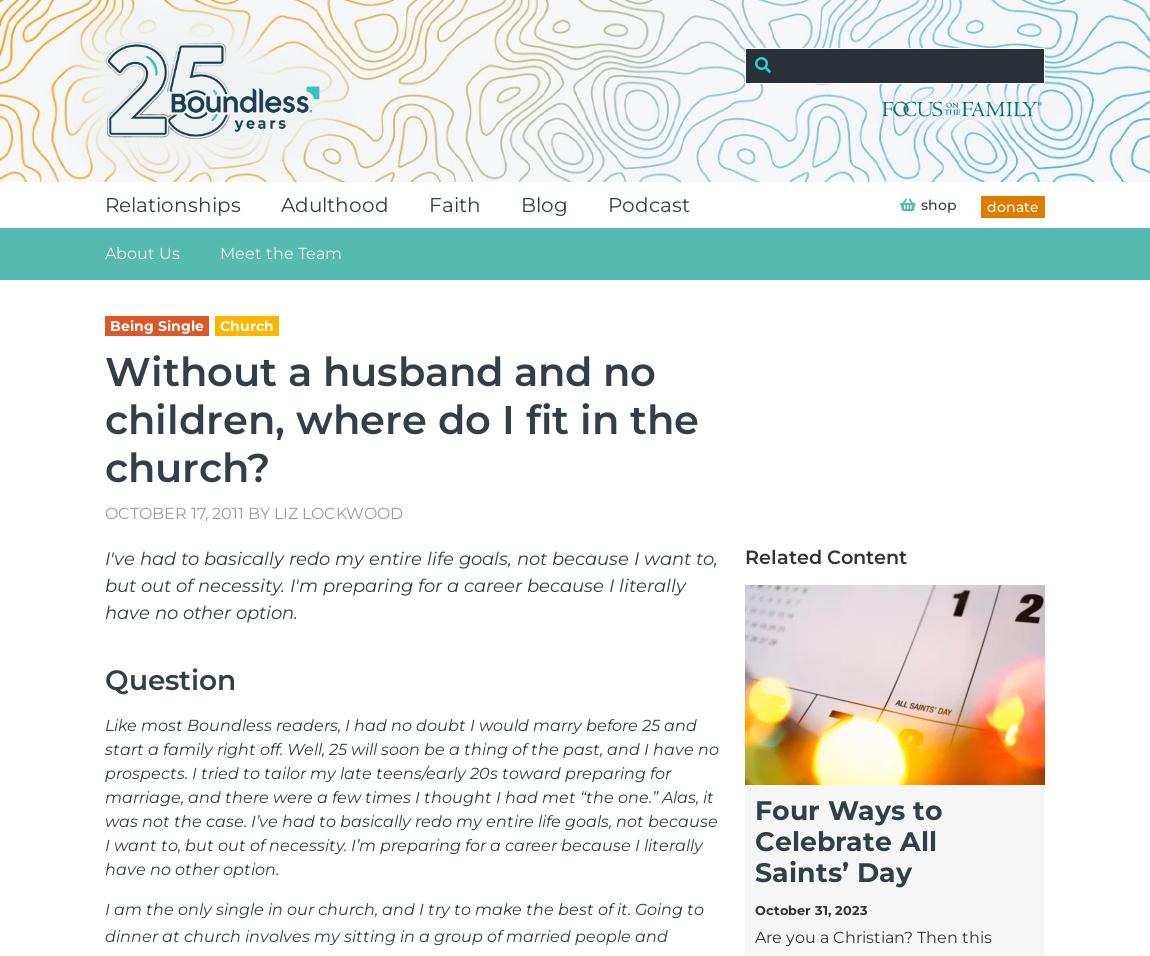  I want to click on 'Like most Boundless readers, I had no doubt I would marry before 25 and start a family right off. Well, 25 will soon be a thing of the past, and I have no prospects. I tried to tailor my late teens/early 20s toward preparing for marriage, and there were a few times I thought I had met “the one.” Alas, it was not the case. I’ve had to basically redo my entire life goals, not because I want to, but out of necessity. I’m preparing for a career because I literally have no other option.', so click(412, 795).